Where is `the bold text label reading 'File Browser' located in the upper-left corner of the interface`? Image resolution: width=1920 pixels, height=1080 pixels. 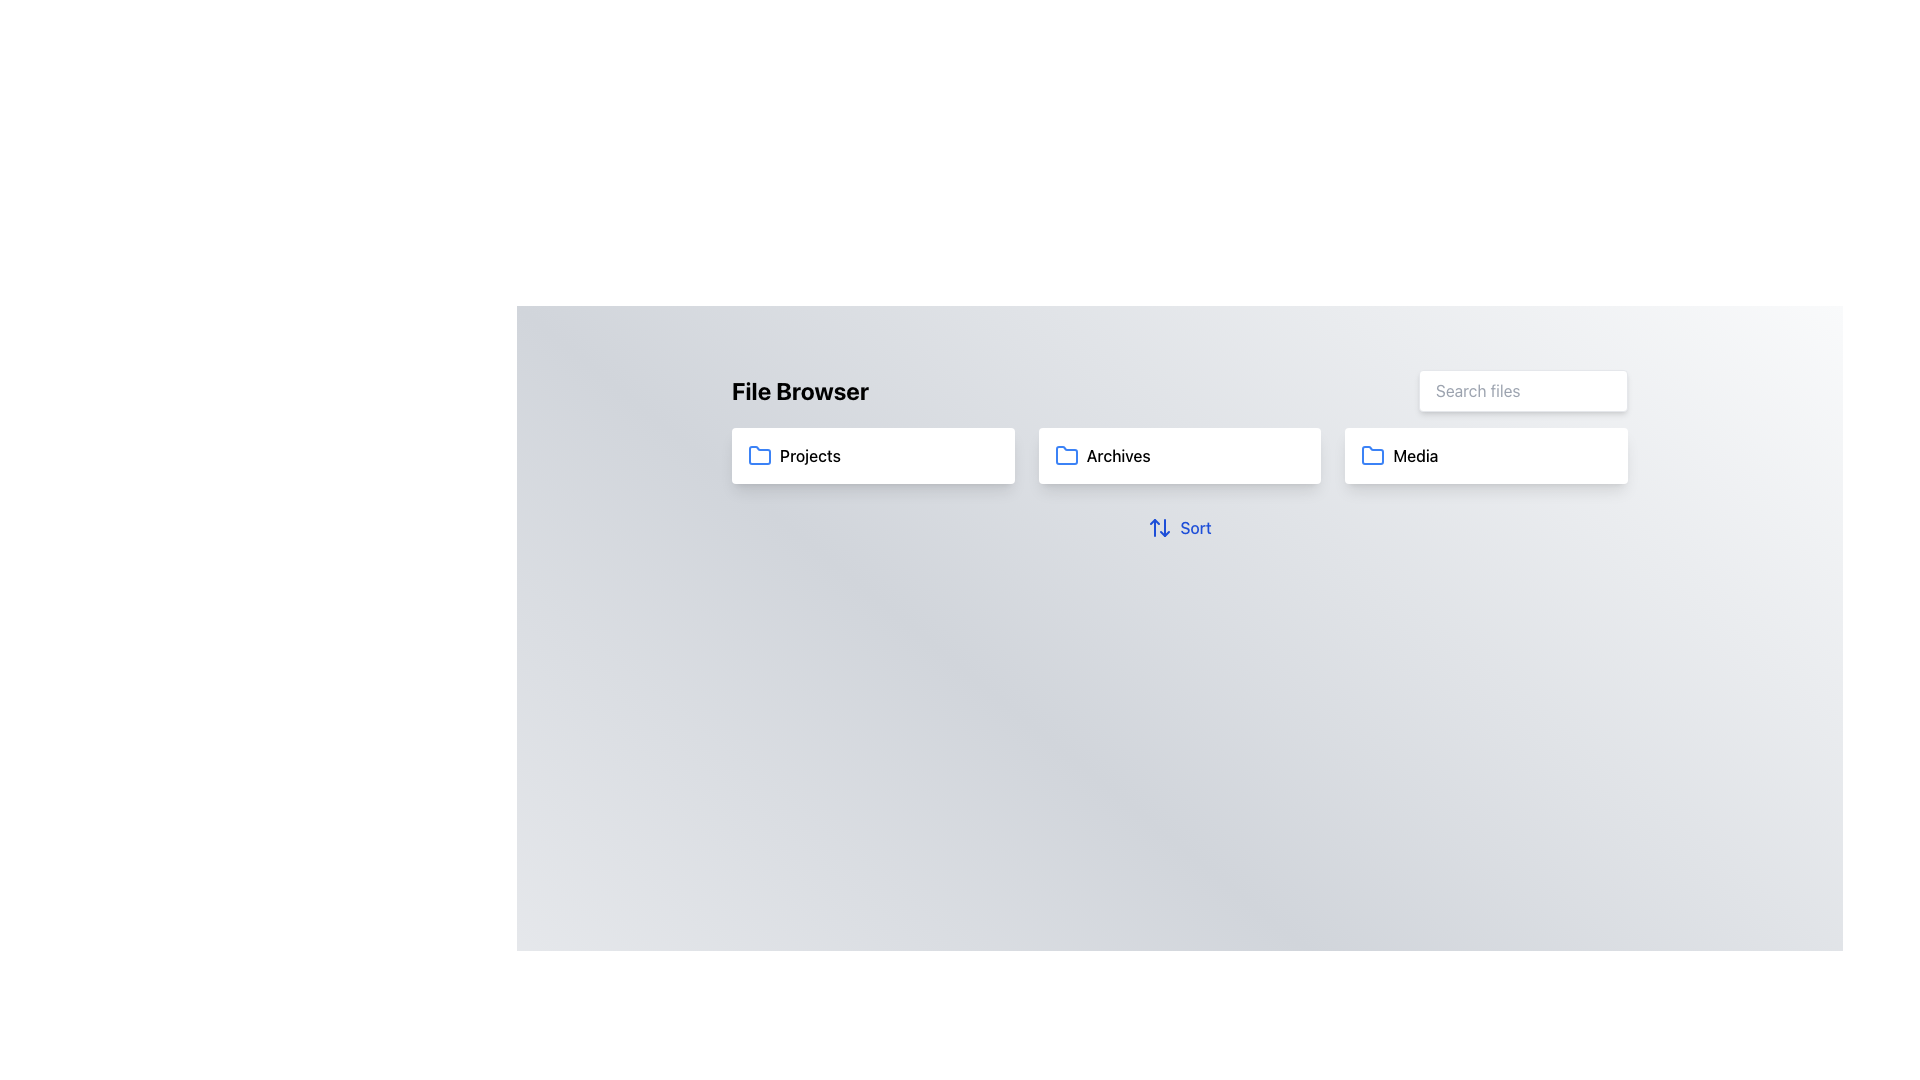
the bold text label reading 'File Browser' located in the upper-left corner of the interface is located at coordinates (800, 390).